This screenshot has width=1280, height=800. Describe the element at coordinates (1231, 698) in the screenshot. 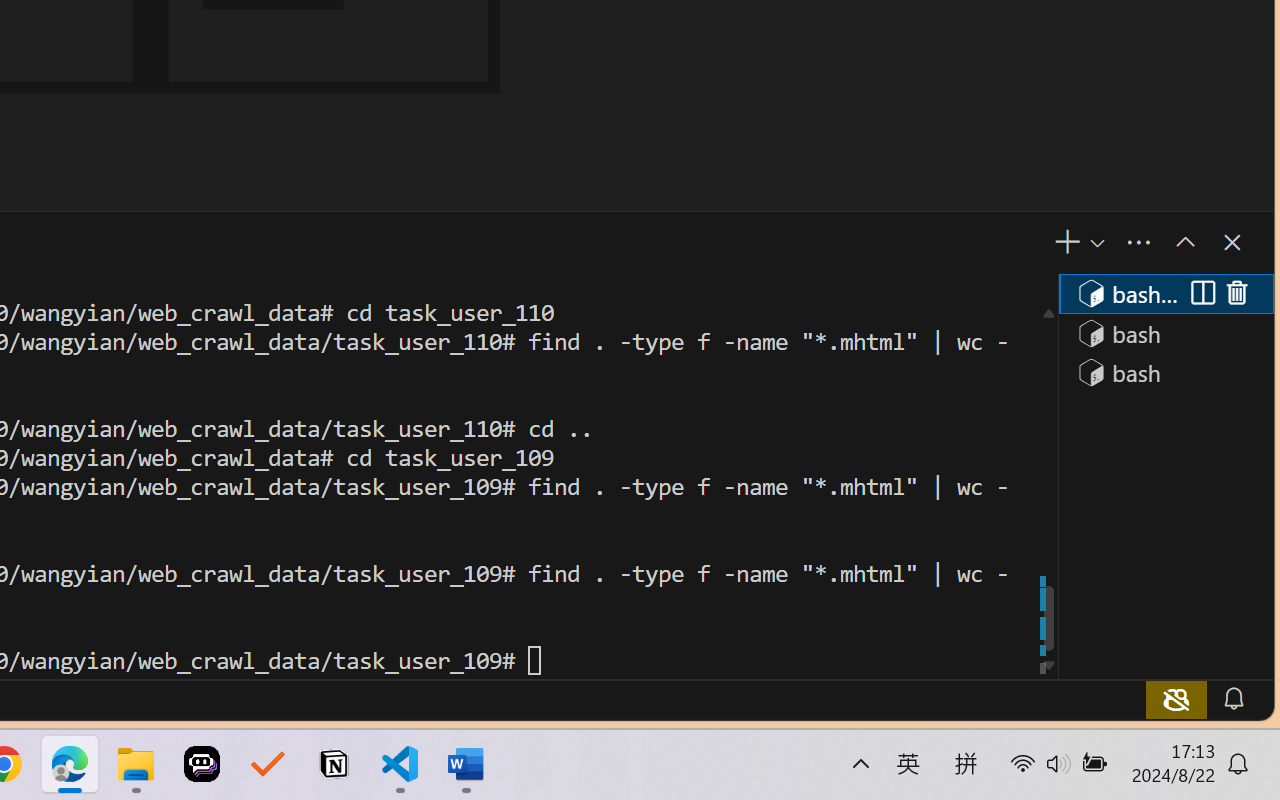

I see `'Notifications'` at that location.